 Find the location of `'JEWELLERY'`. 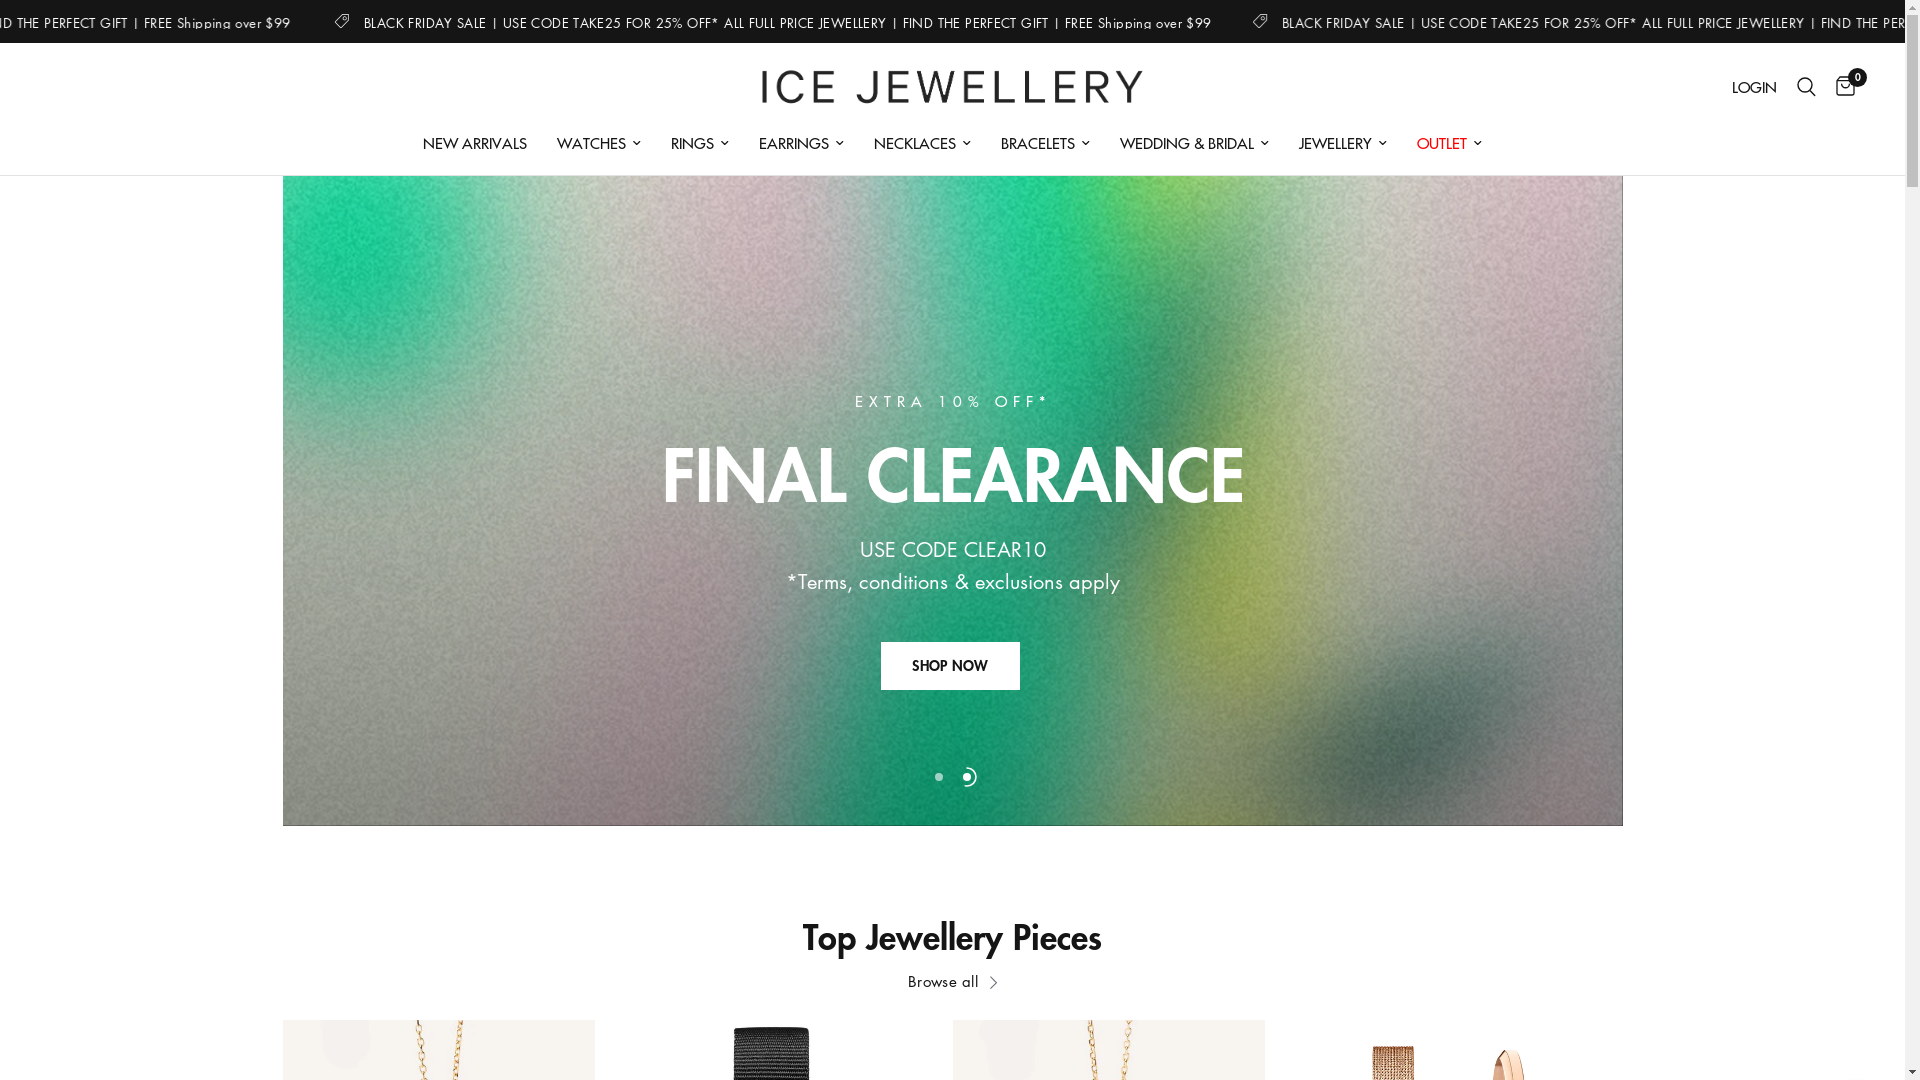

'JEWELLERY' is located at coordinates (1343, 141).